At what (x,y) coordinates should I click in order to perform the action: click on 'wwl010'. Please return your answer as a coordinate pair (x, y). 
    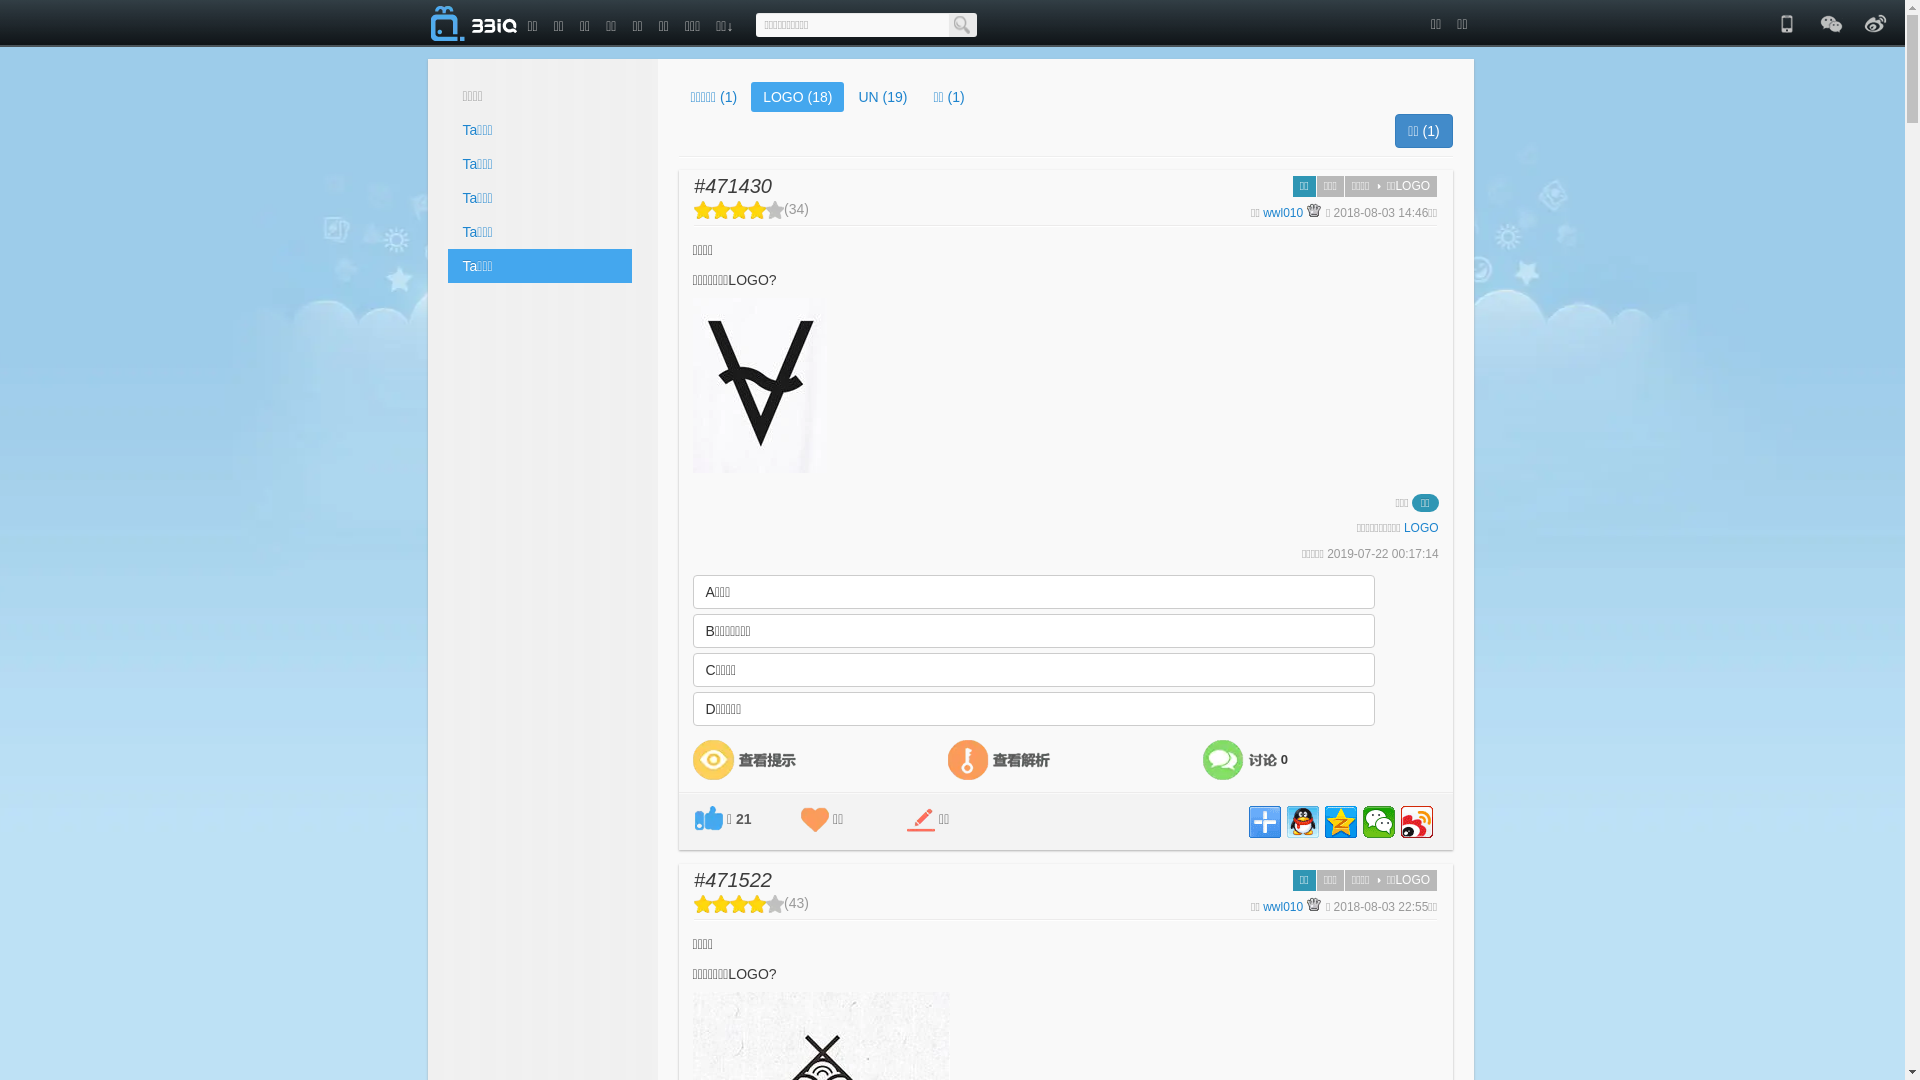
    Looking at the image, I should click on (1282, 906).